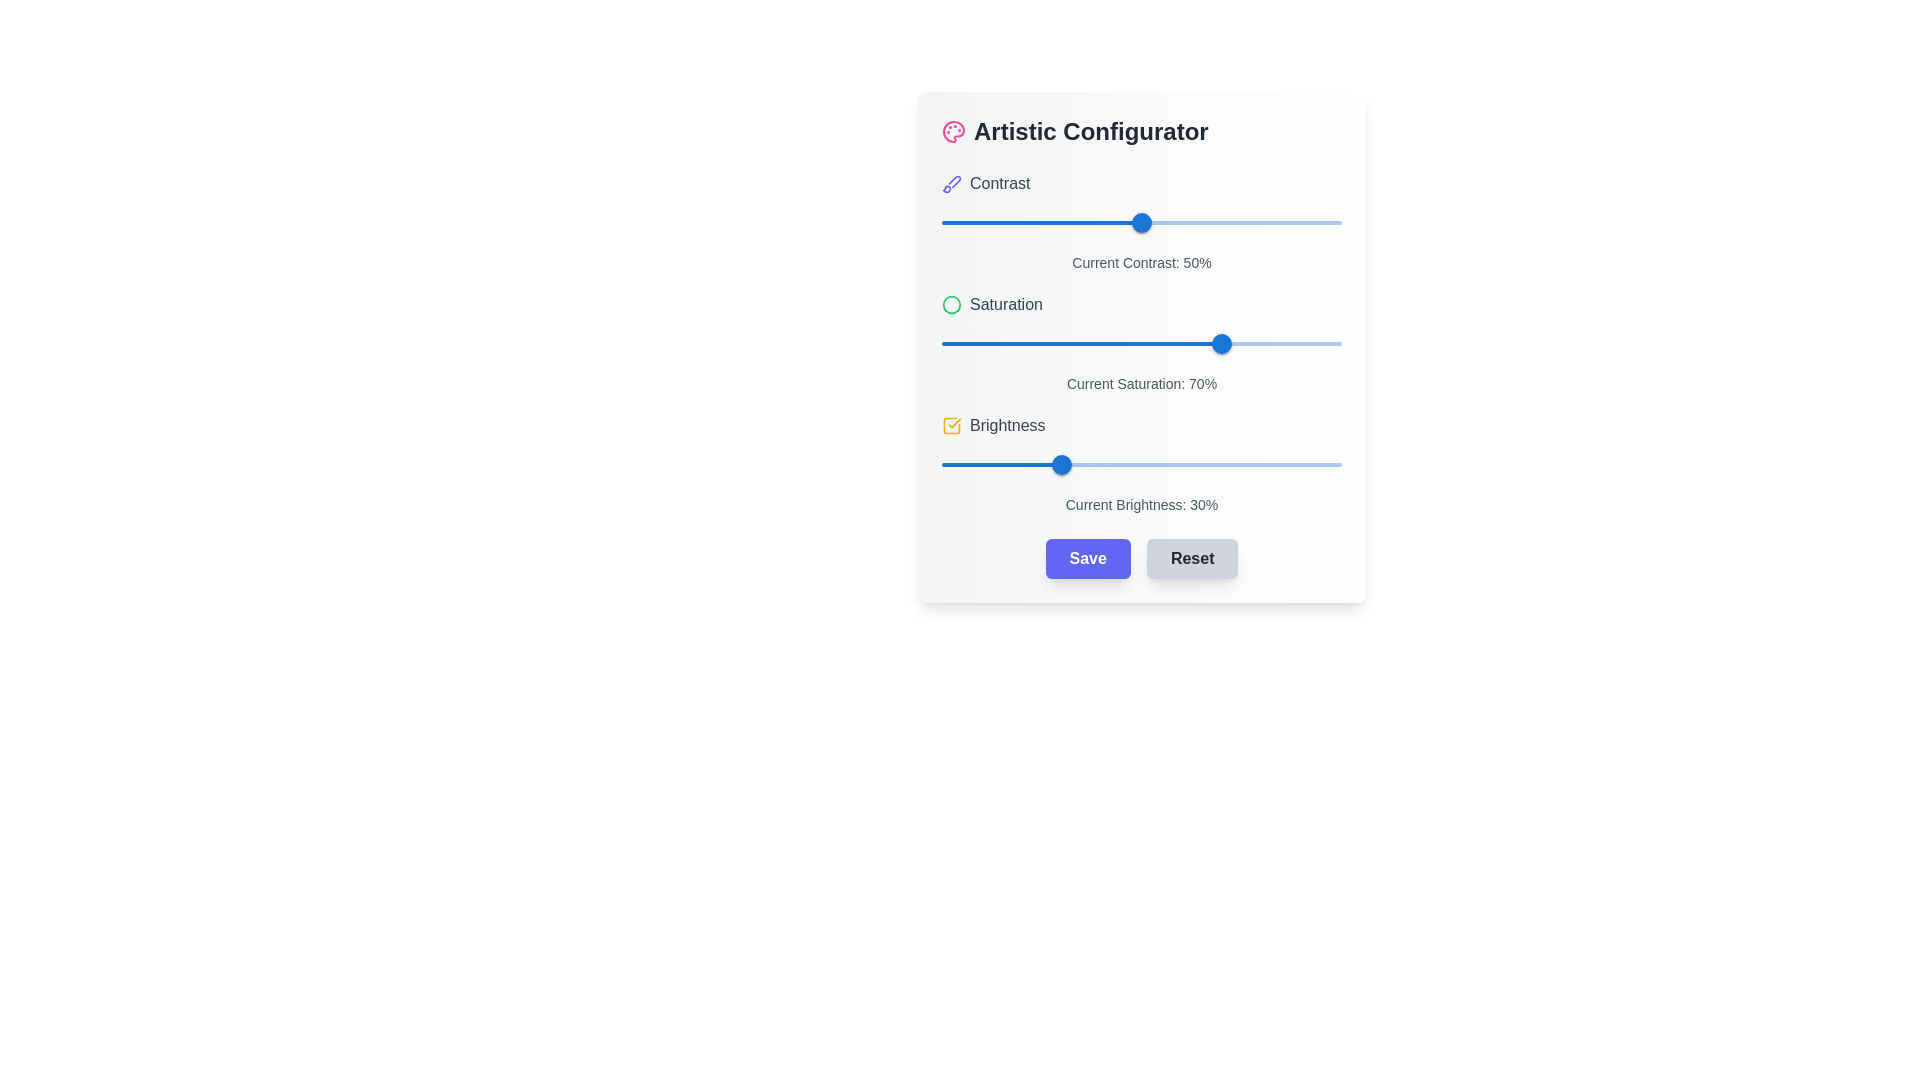  Describe the element at coordinates (1142, 184) in the screenshot. I see `the label indicating the contrast setting, which is positioned above the slider and displays the text 'Current Contrast: 50%'` at that location.